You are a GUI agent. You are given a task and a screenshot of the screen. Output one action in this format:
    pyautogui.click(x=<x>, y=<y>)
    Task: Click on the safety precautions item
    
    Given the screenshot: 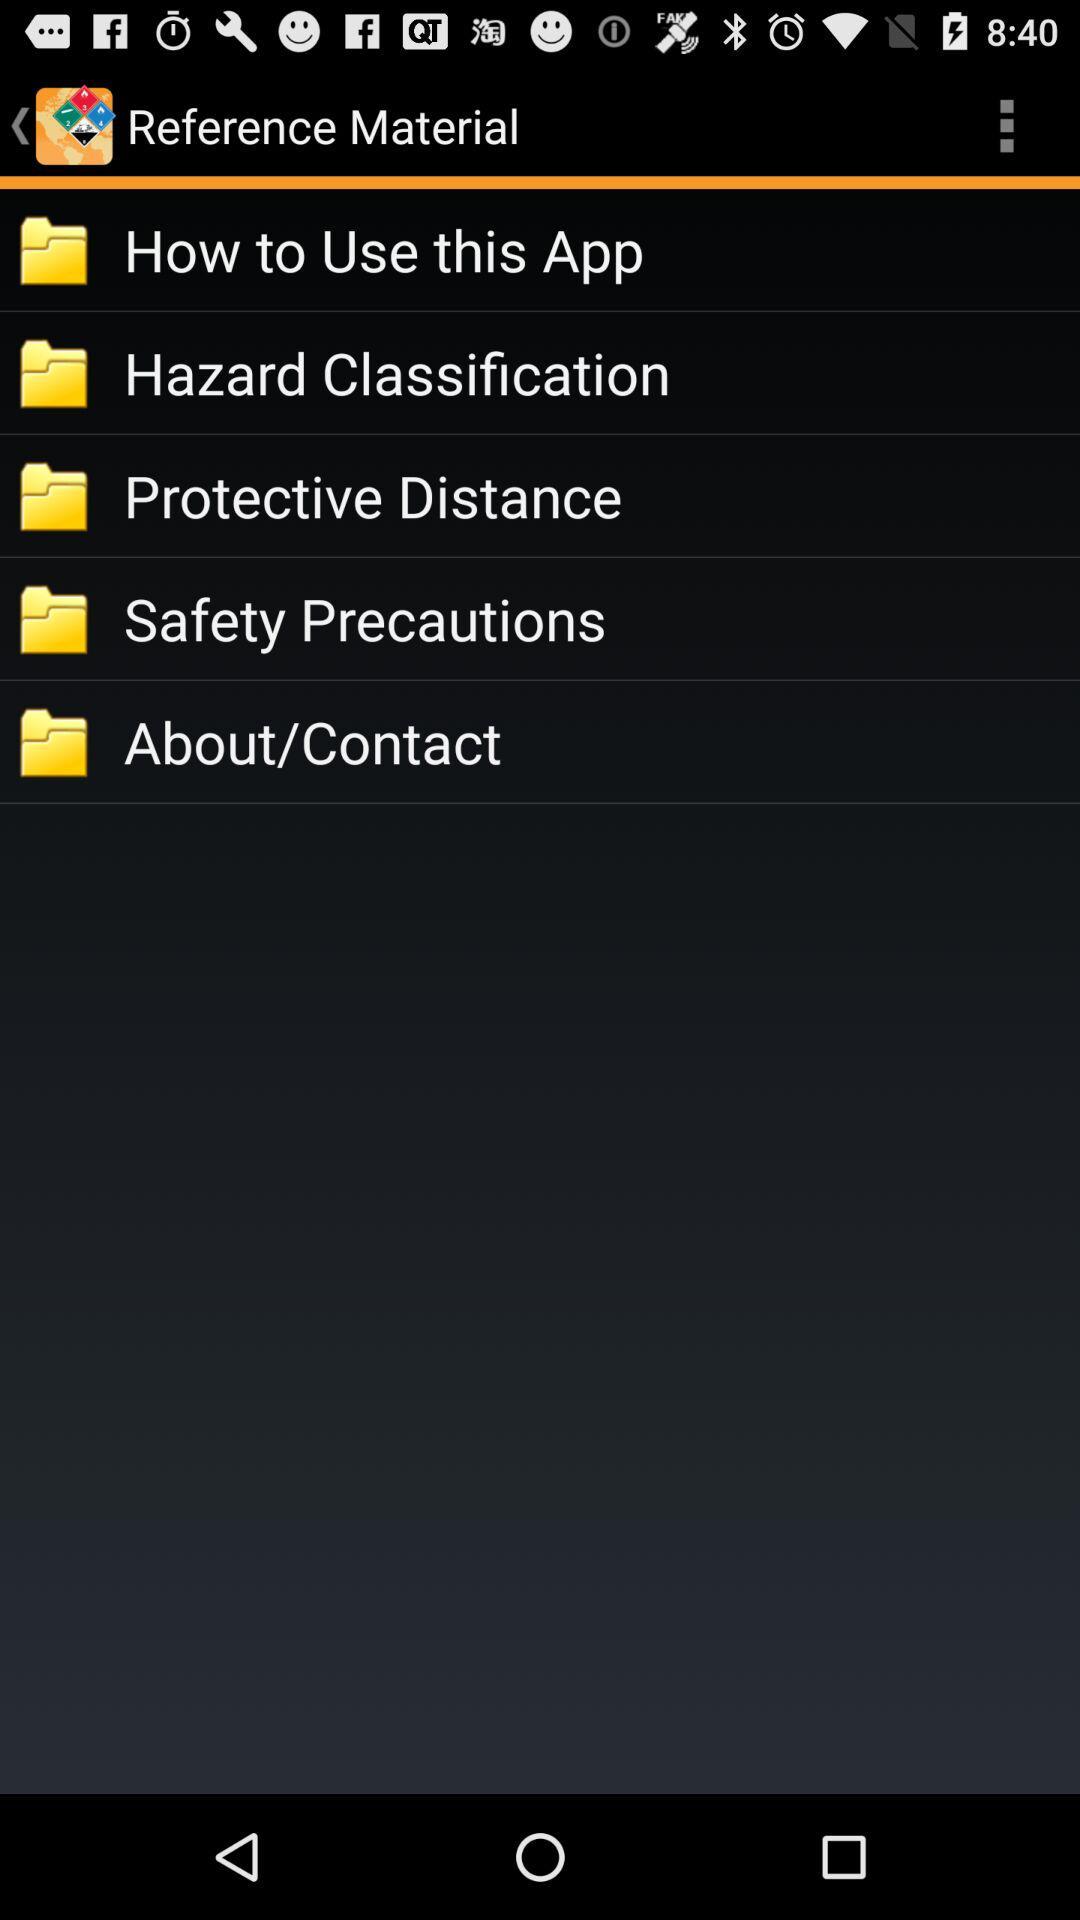 What is the action you would take?
    pyautogui.click(x=600, y=617)
    